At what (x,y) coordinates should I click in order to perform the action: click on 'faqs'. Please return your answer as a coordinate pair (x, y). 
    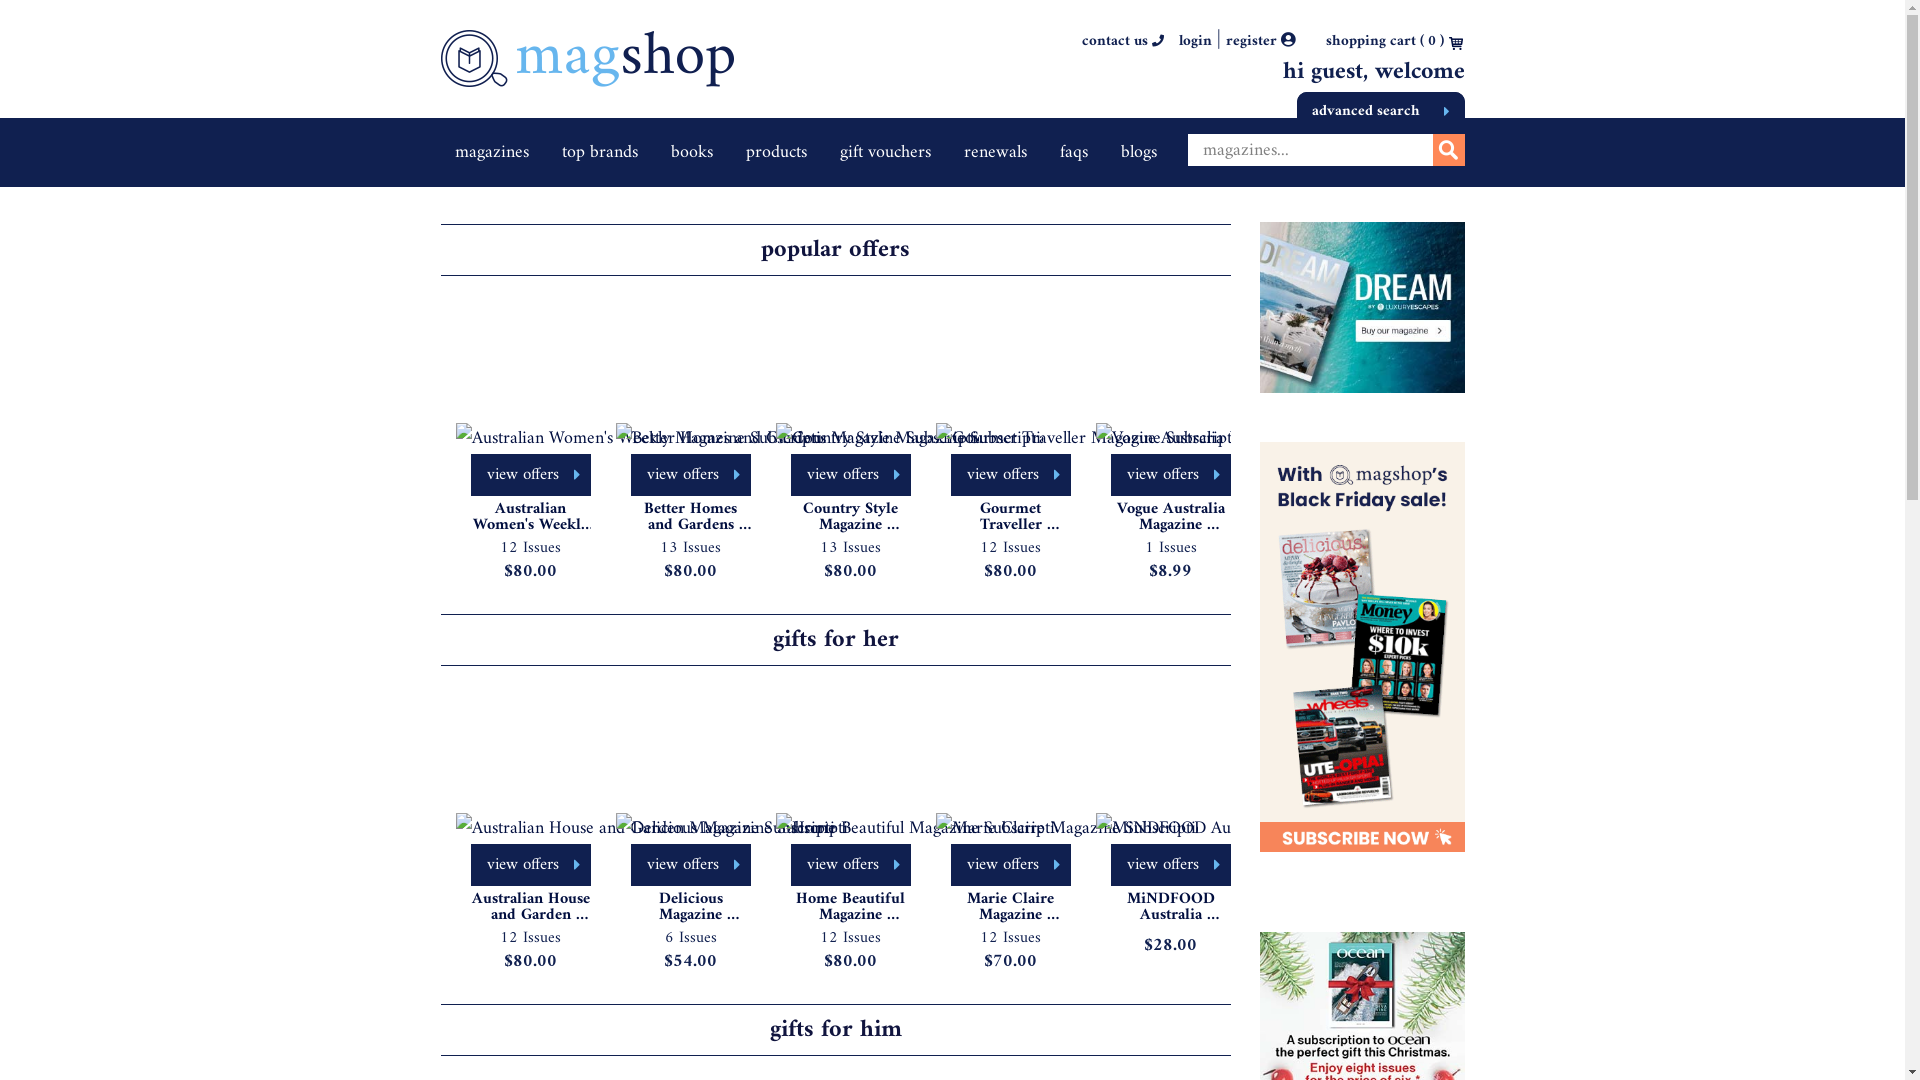
    Looking at the image, I should click on (1073, 151).